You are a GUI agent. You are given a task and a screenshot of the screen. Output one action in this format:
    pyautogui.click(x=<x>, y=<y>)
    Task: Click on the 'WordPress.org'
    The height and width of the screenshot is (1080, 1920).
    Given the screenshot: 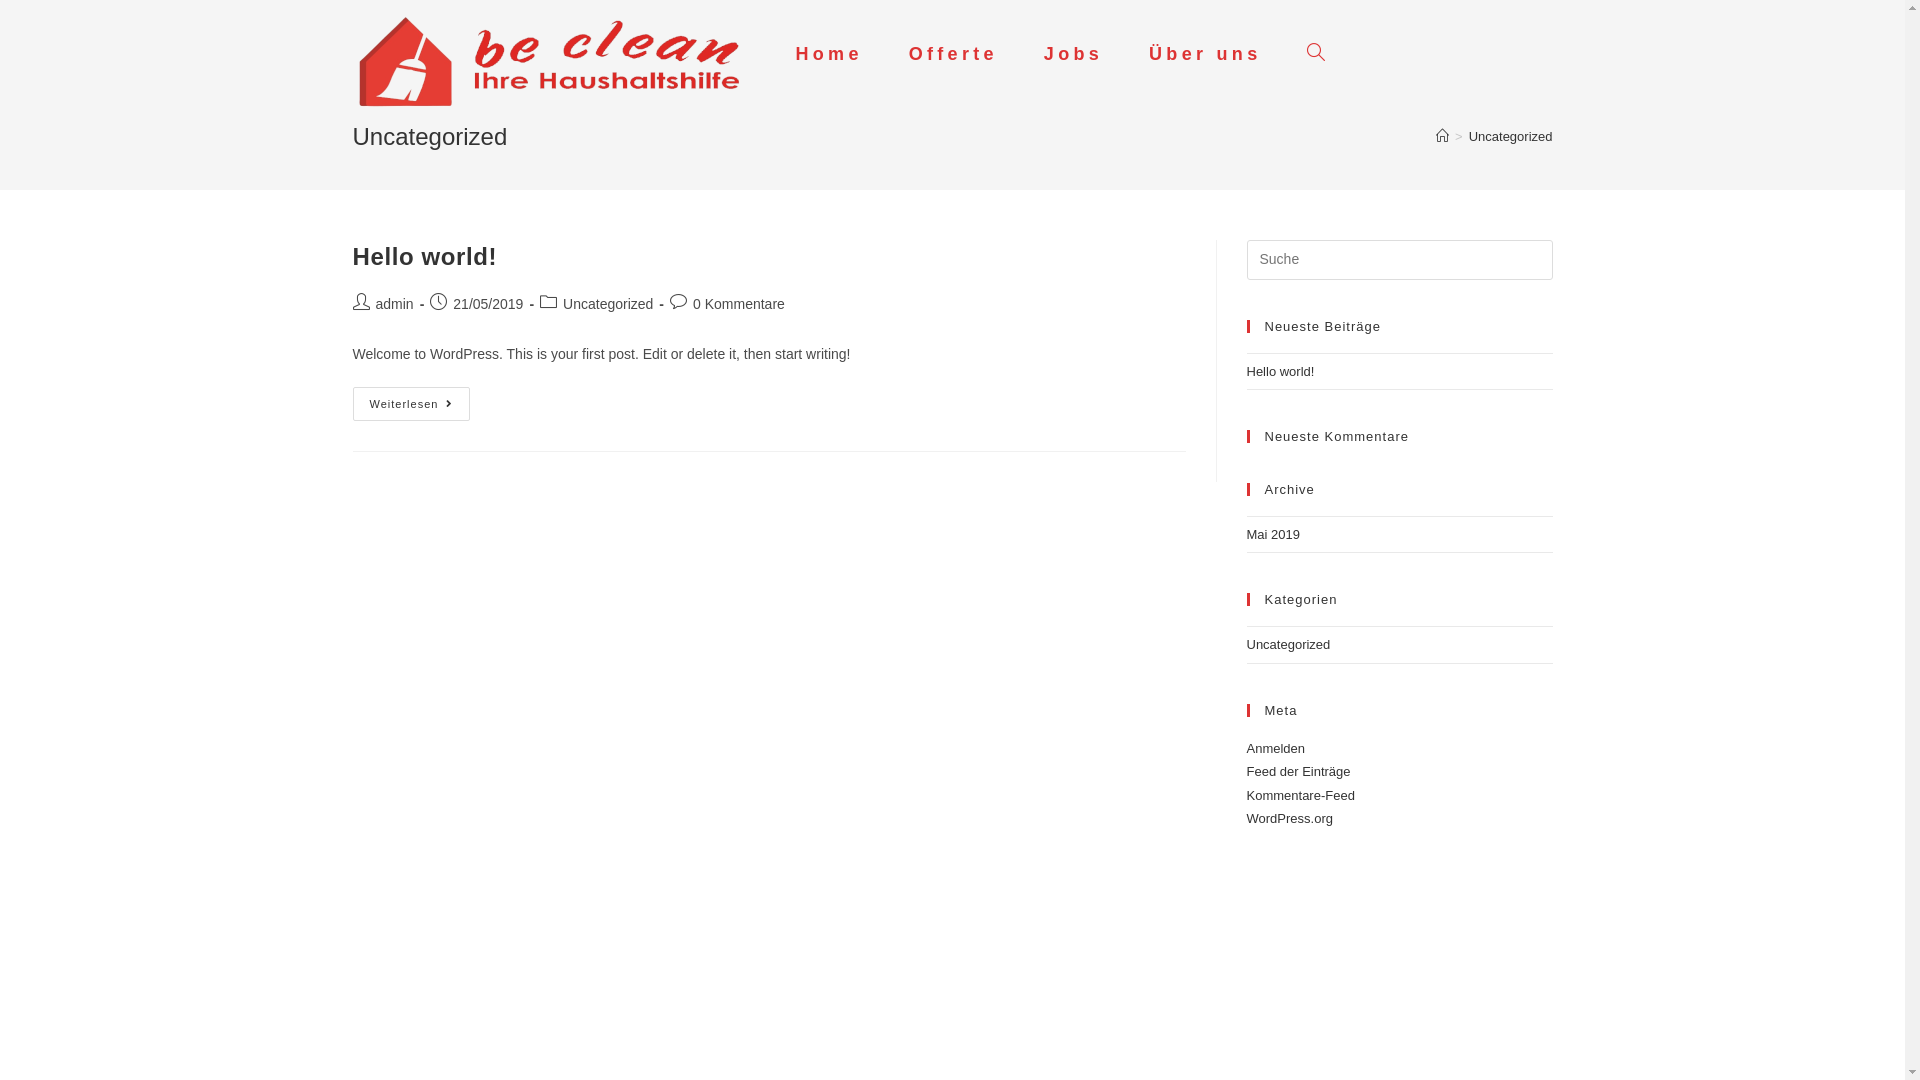 What is the action you would take?
    pyautogui.click(x=1245, y=818)
    